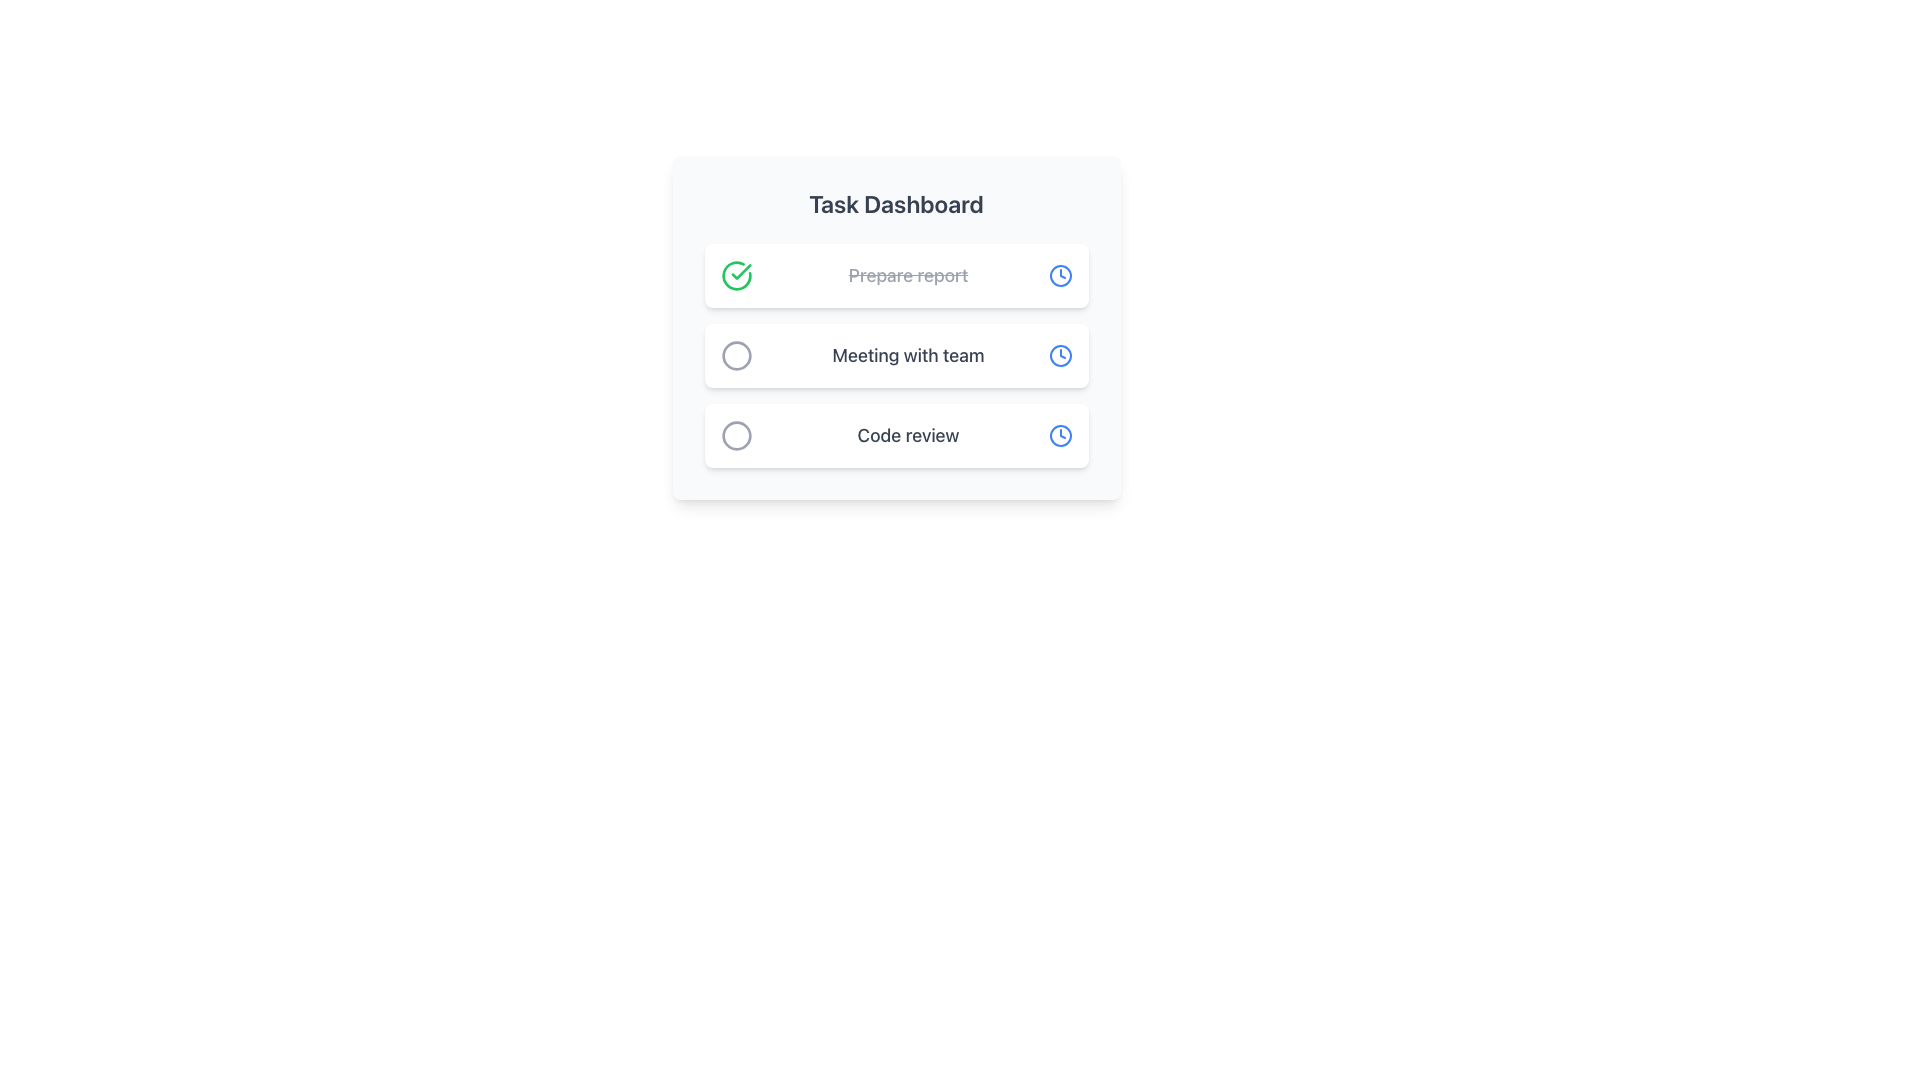 The width and height of the screenshot is (1920, 1080). I want to click on SVG circle element representing the clock face of the icon located at the right end of the first task in the task dashboard list, so click(1059, 276).